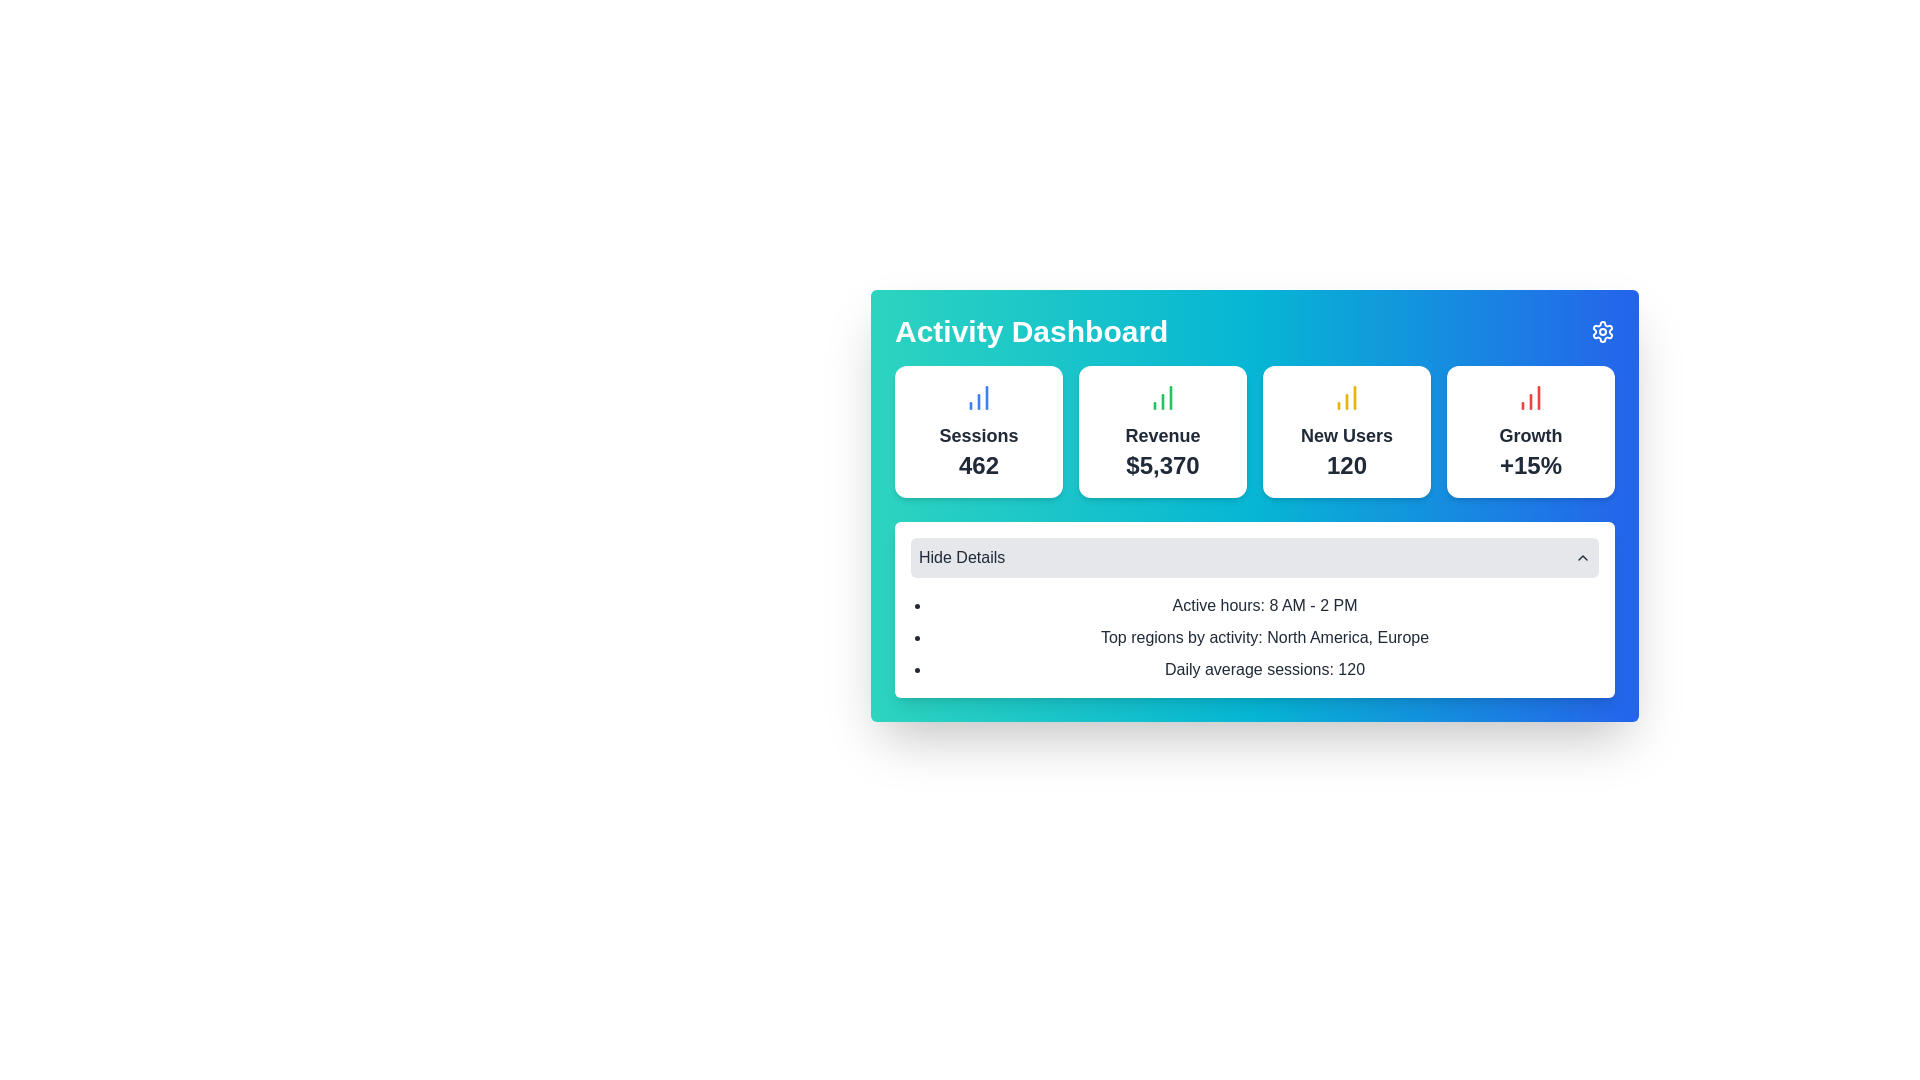 The image size is (1920, 1080). What do you see at coordinates (979, 431) in the screenshot?
I see `the Informative display card displaying 'Sessions' with the value '462', which features a blue bar chart icon at the top and is the first card in a row of four cards` at bounding box center [979, 431].